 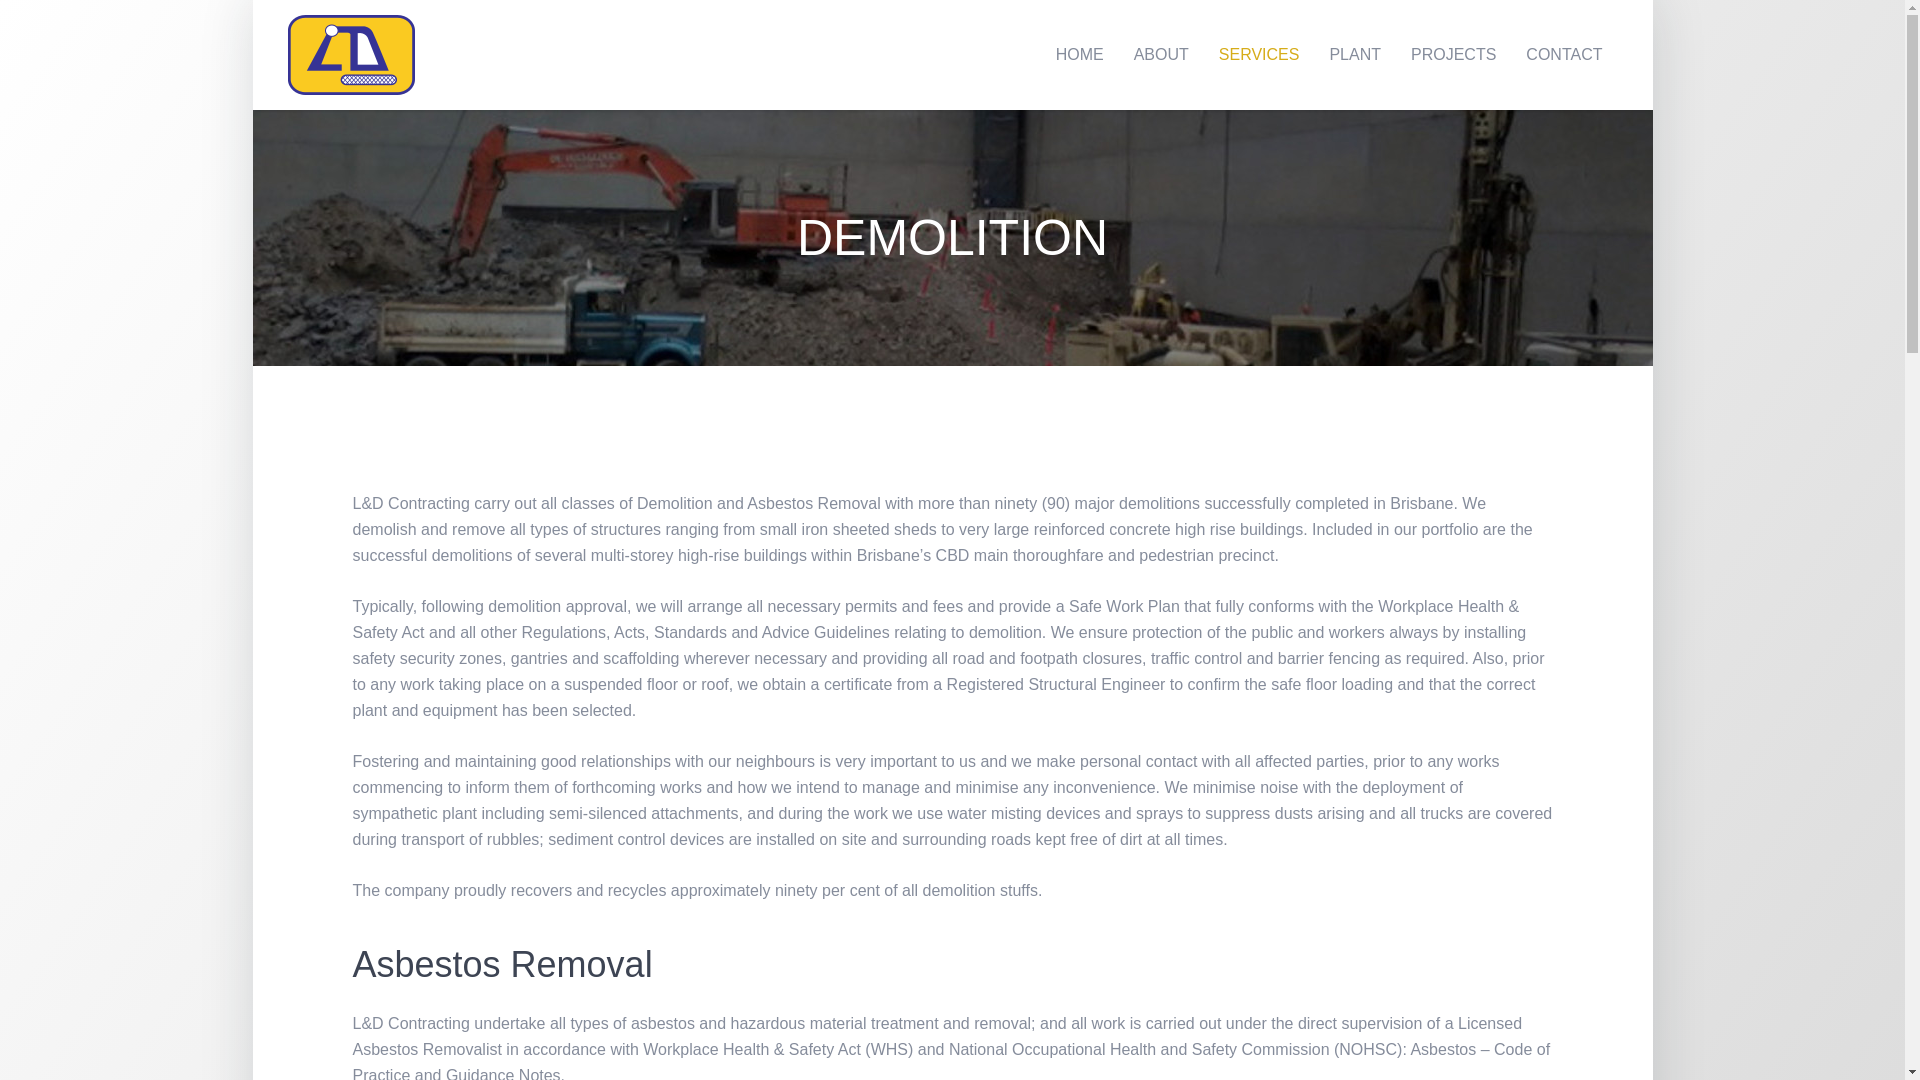 I want to click on 'ABOUT', so click(x=1117, y=53).